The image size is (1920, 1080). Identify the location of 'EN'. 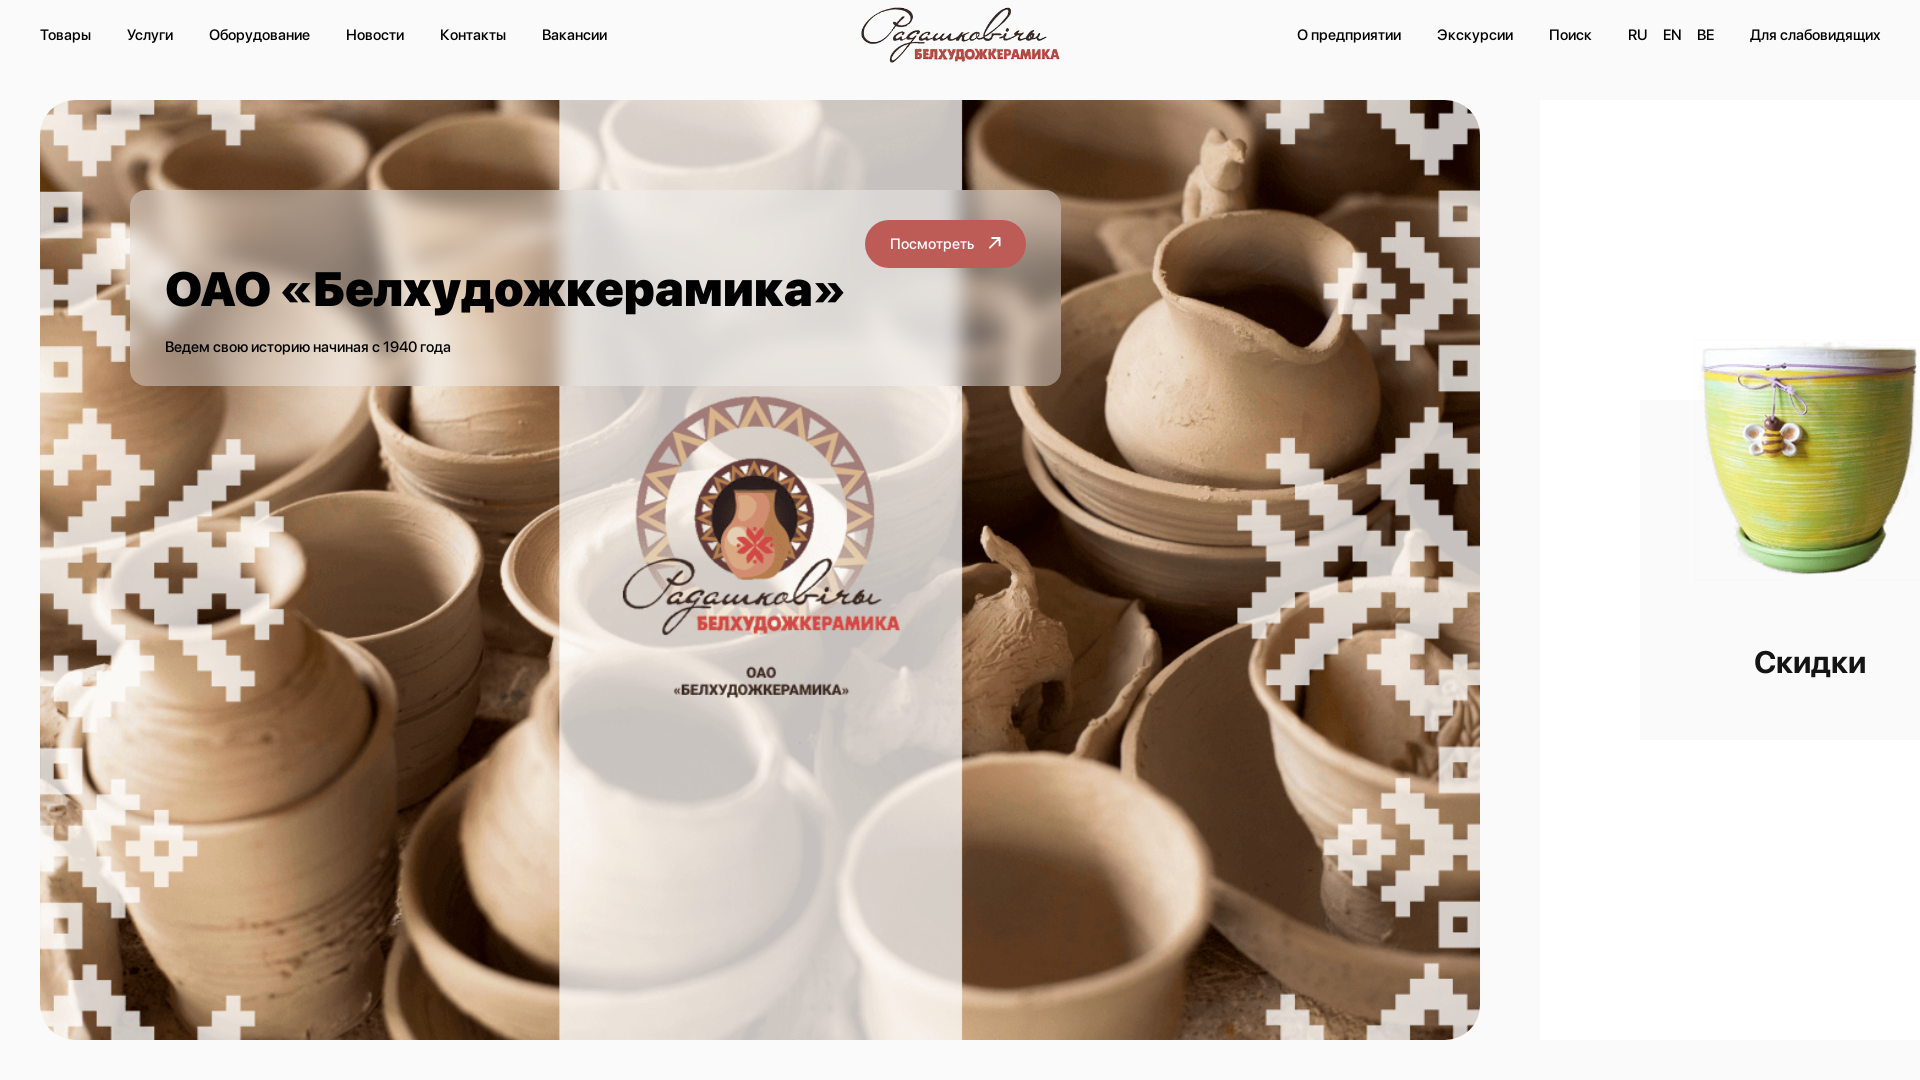
(1672, 34).